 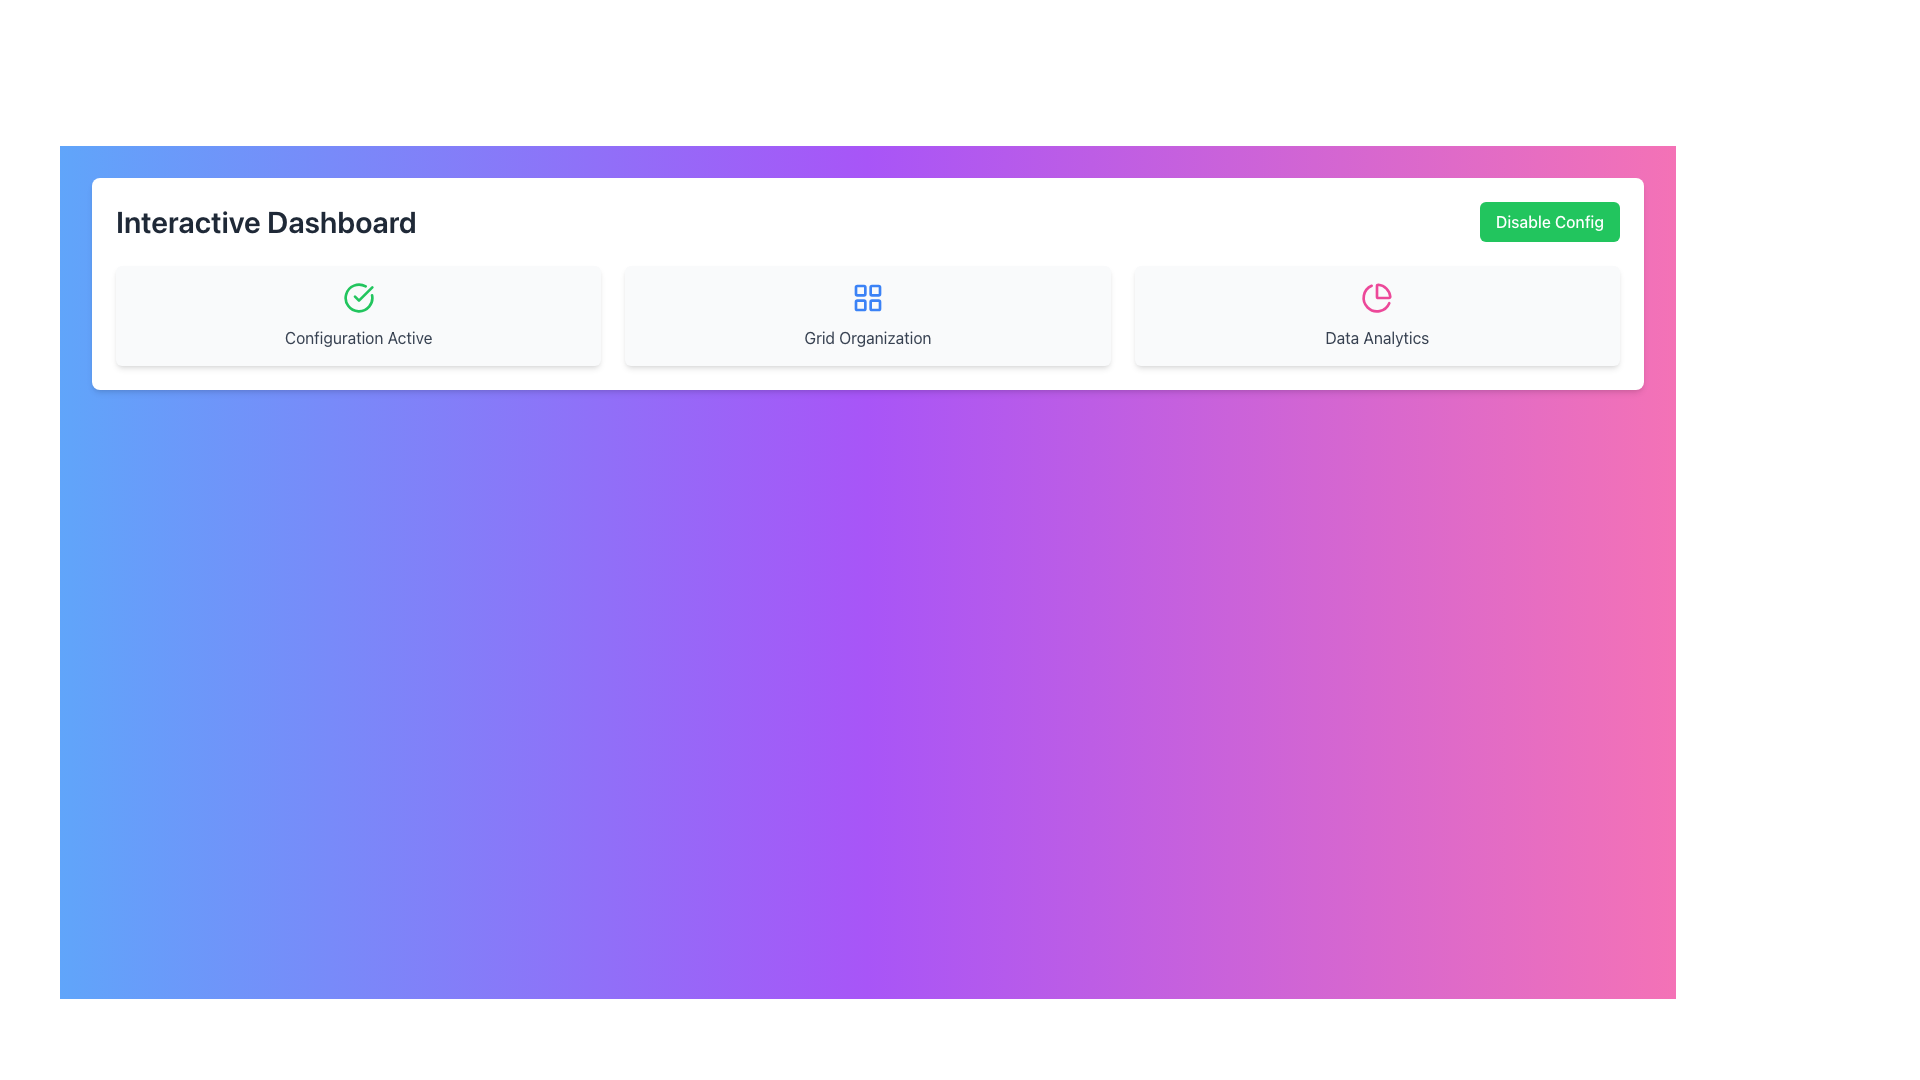 I want to click on the text label that serves as a title for the grid organization feature, located below the grid-like icon in the central card among three horizontally aligned cards, so click(x=868, y=337).